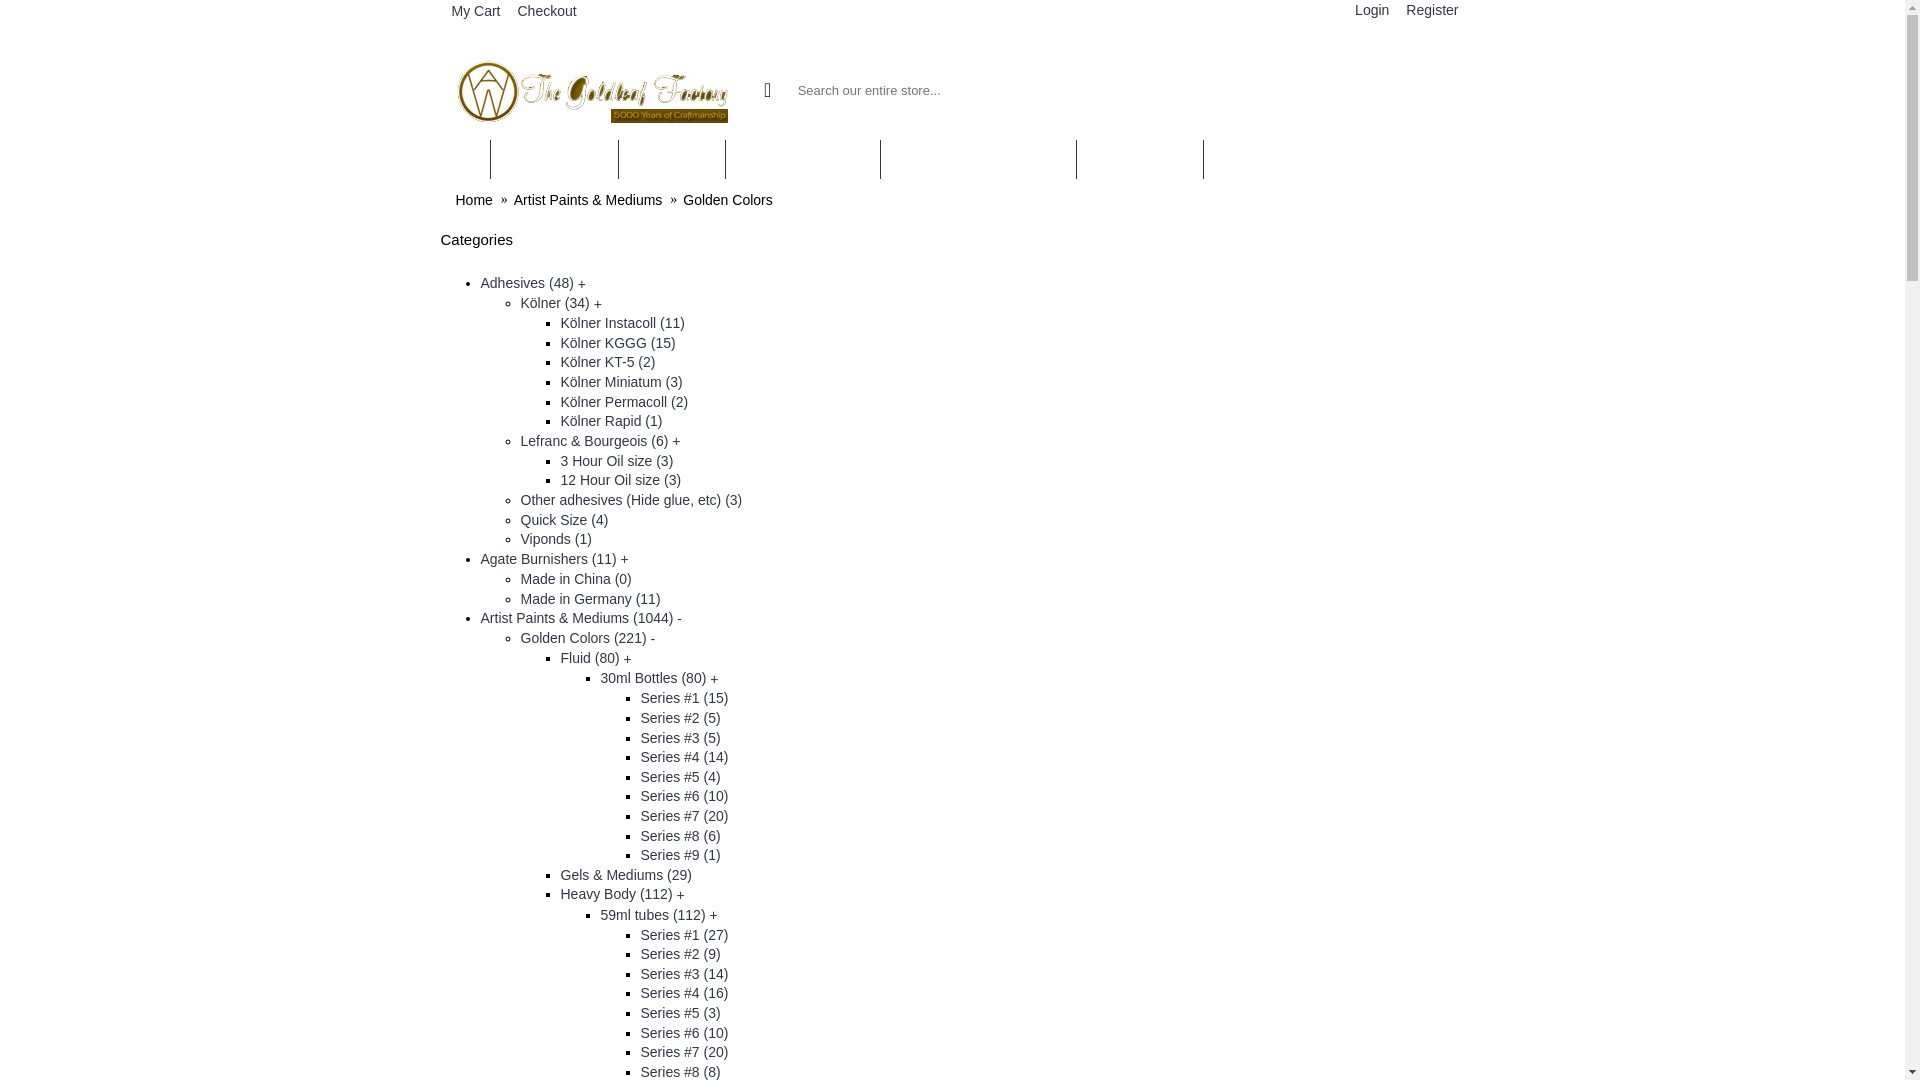 The height and width of the screenshot is (1080, 1920). What do you see at coordinates (1368, 11) in the screenshot?
I see `'Login'` at bounding box center [1368, 11].